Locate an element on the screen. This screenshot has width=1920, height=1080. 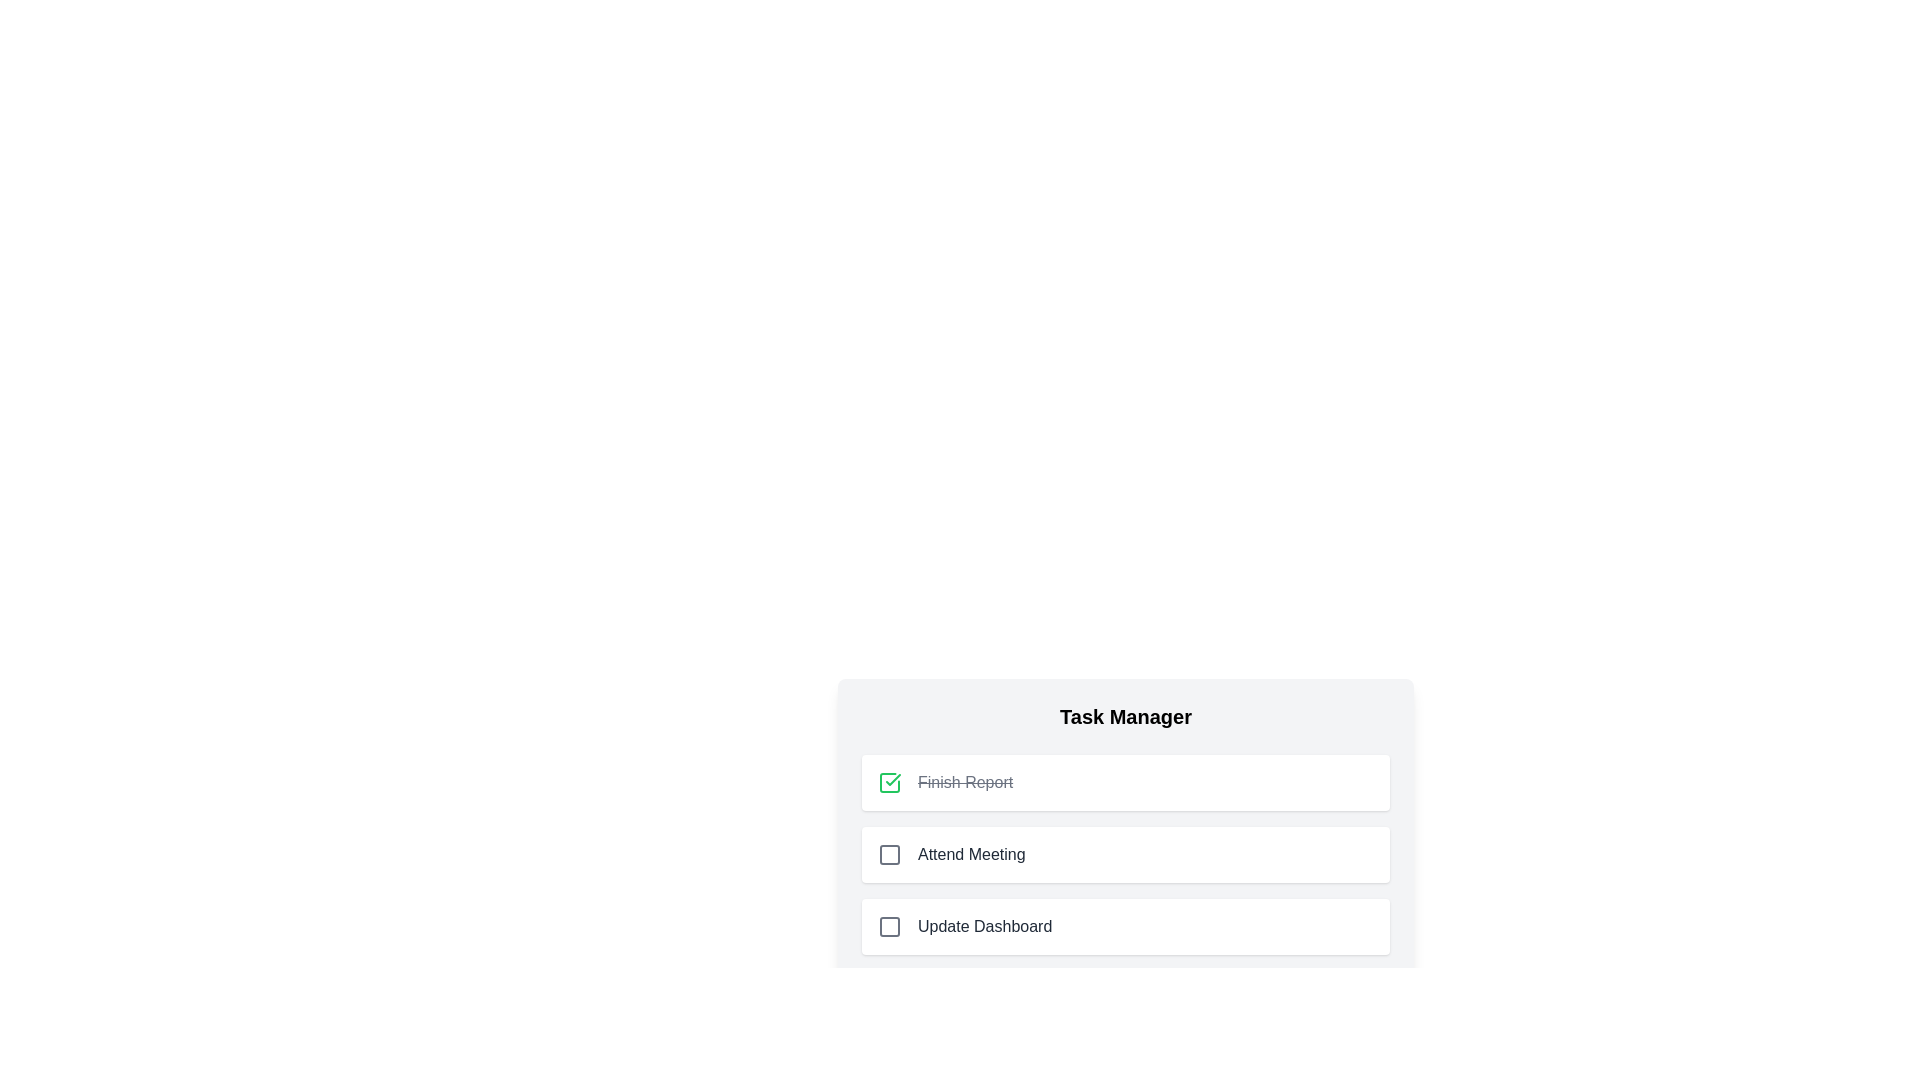
the second task item in the Task Manager application is located at coordinates (1126, 855).